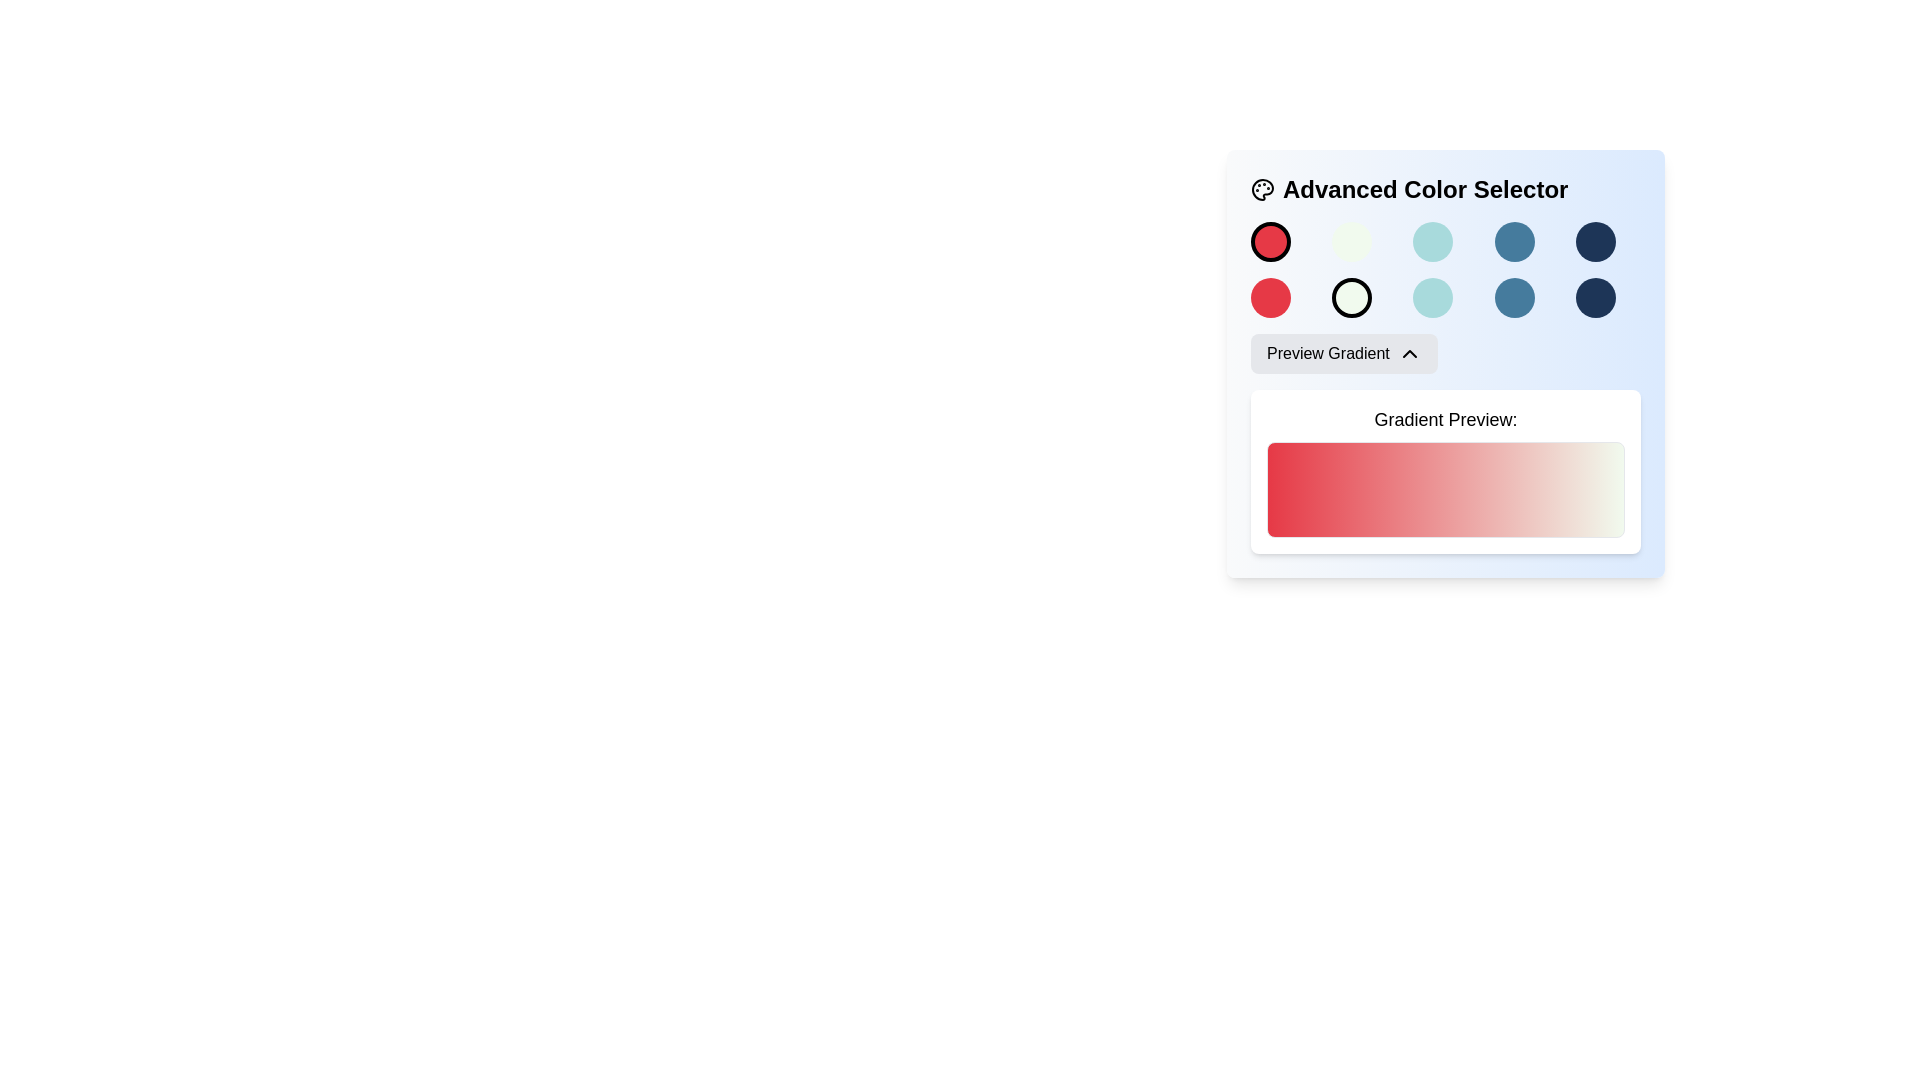  Describe the element at coordinates (1445, 419) in the screenshot. I see `the header text labeled 'Gradient Preview:', which is styled with medium font size and bold emphasis, positioned above the gradient preview box` at that location.